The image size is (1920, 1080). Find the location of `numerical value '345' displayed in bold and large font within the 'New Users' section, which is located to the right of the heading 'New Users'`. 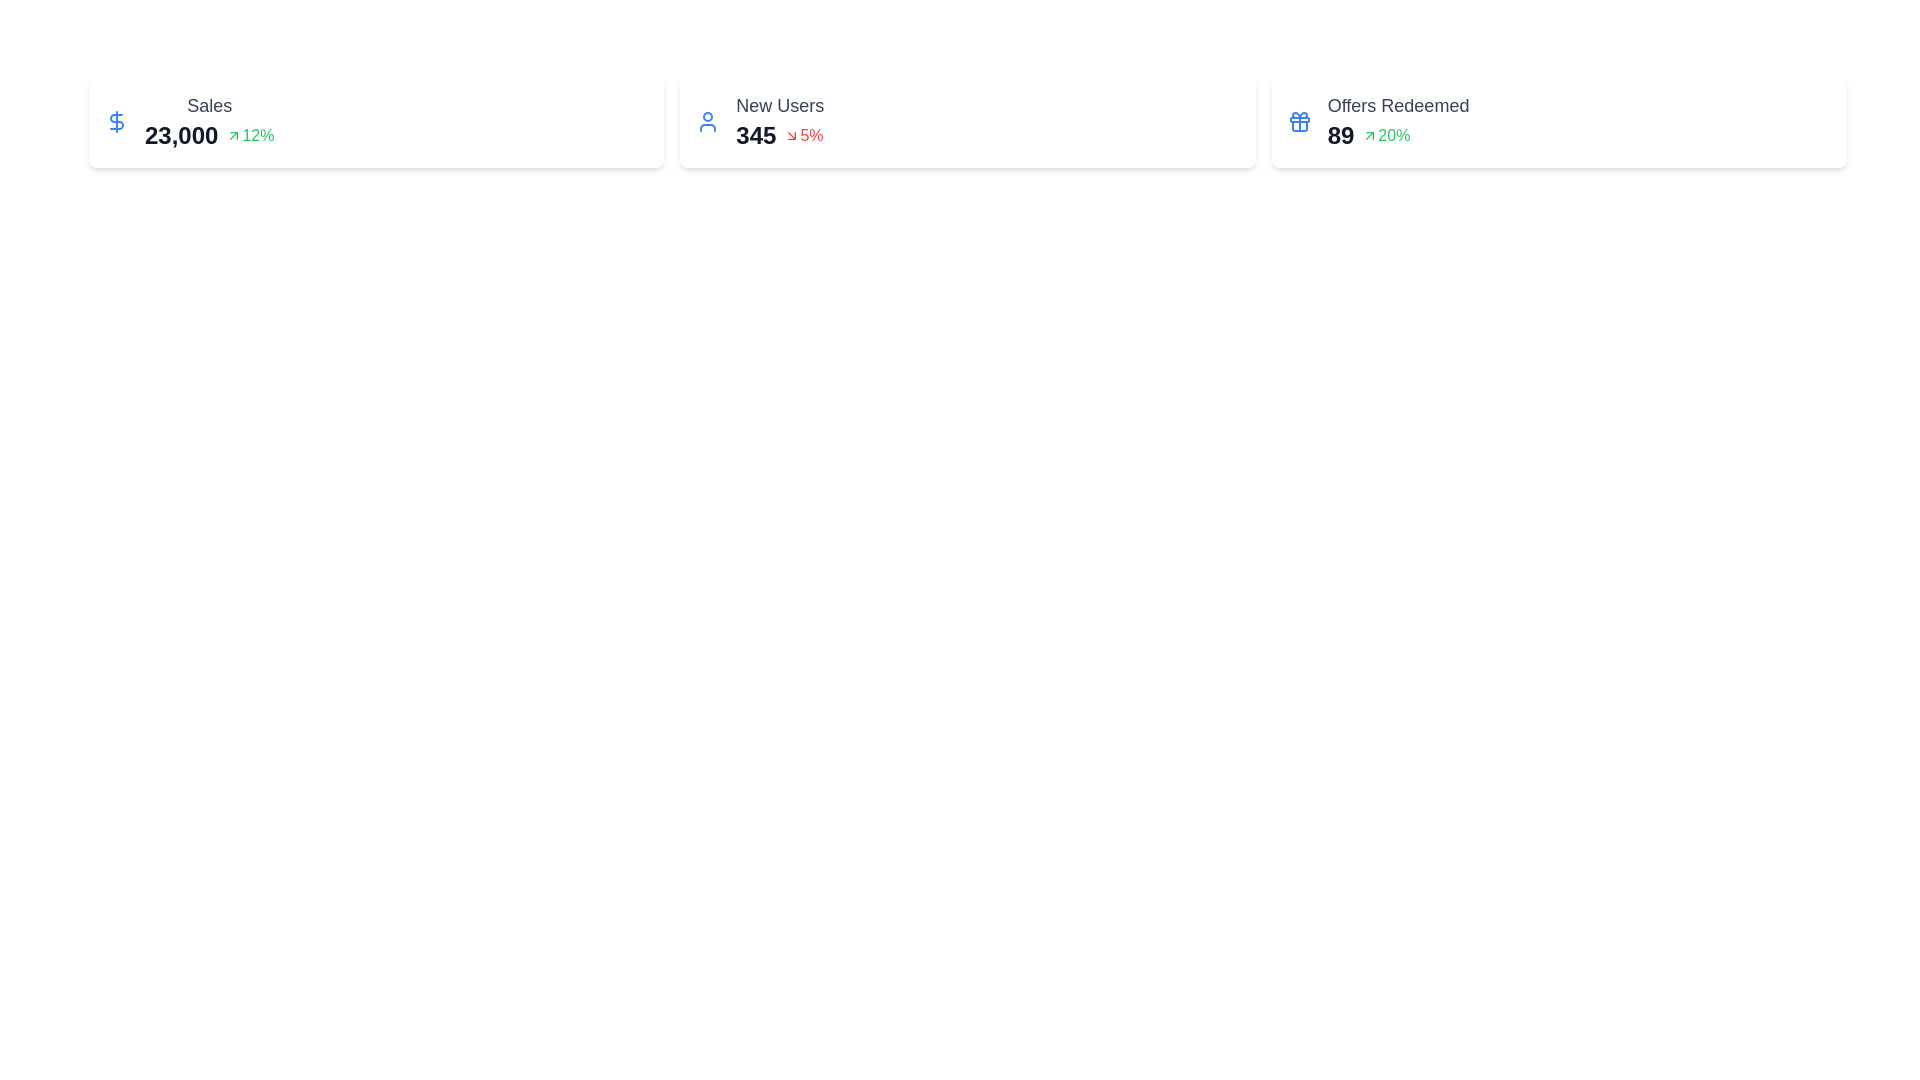

numerical value '345' displayed in bold and large font within the 'New Users' section, which is located to the right of the heading 'New Users' is located at coordinates (755, 135).